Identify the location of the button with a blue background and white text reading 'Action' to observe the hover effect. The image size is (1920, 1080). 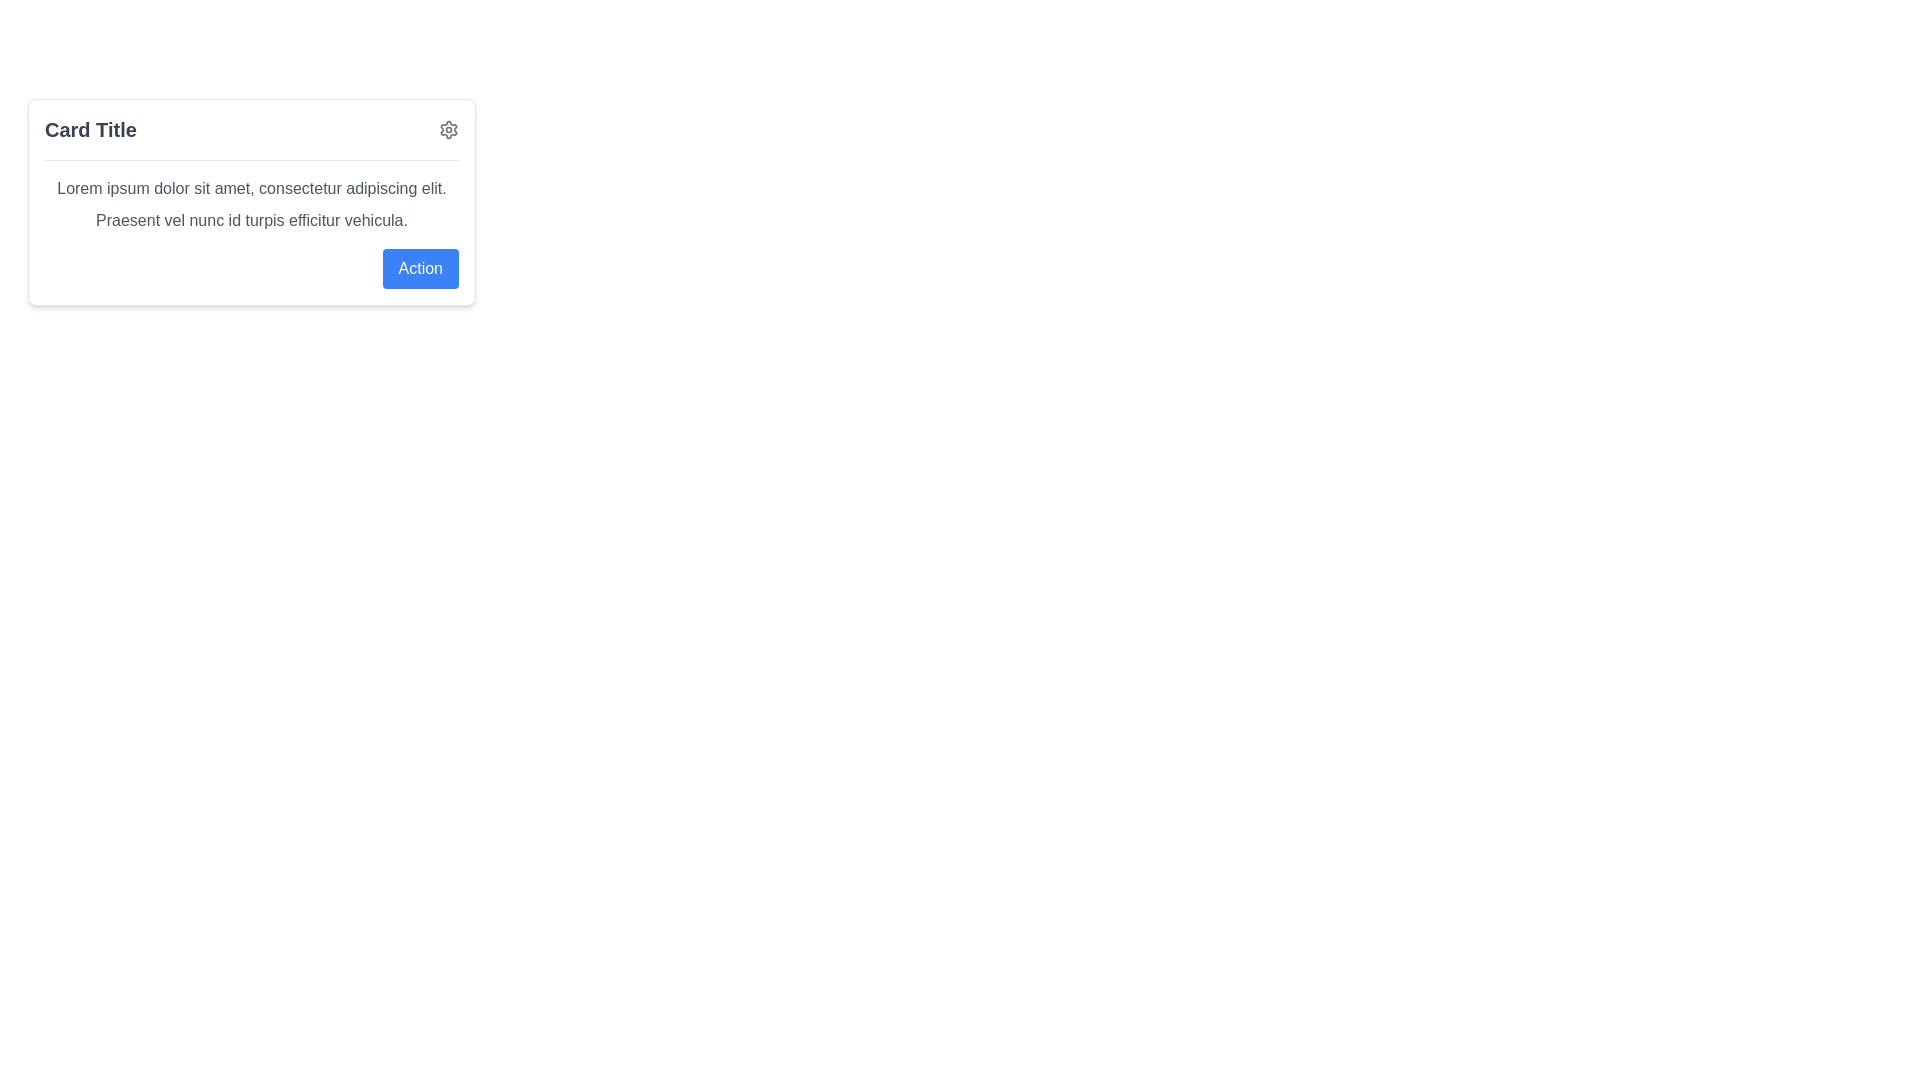
(419, 268).